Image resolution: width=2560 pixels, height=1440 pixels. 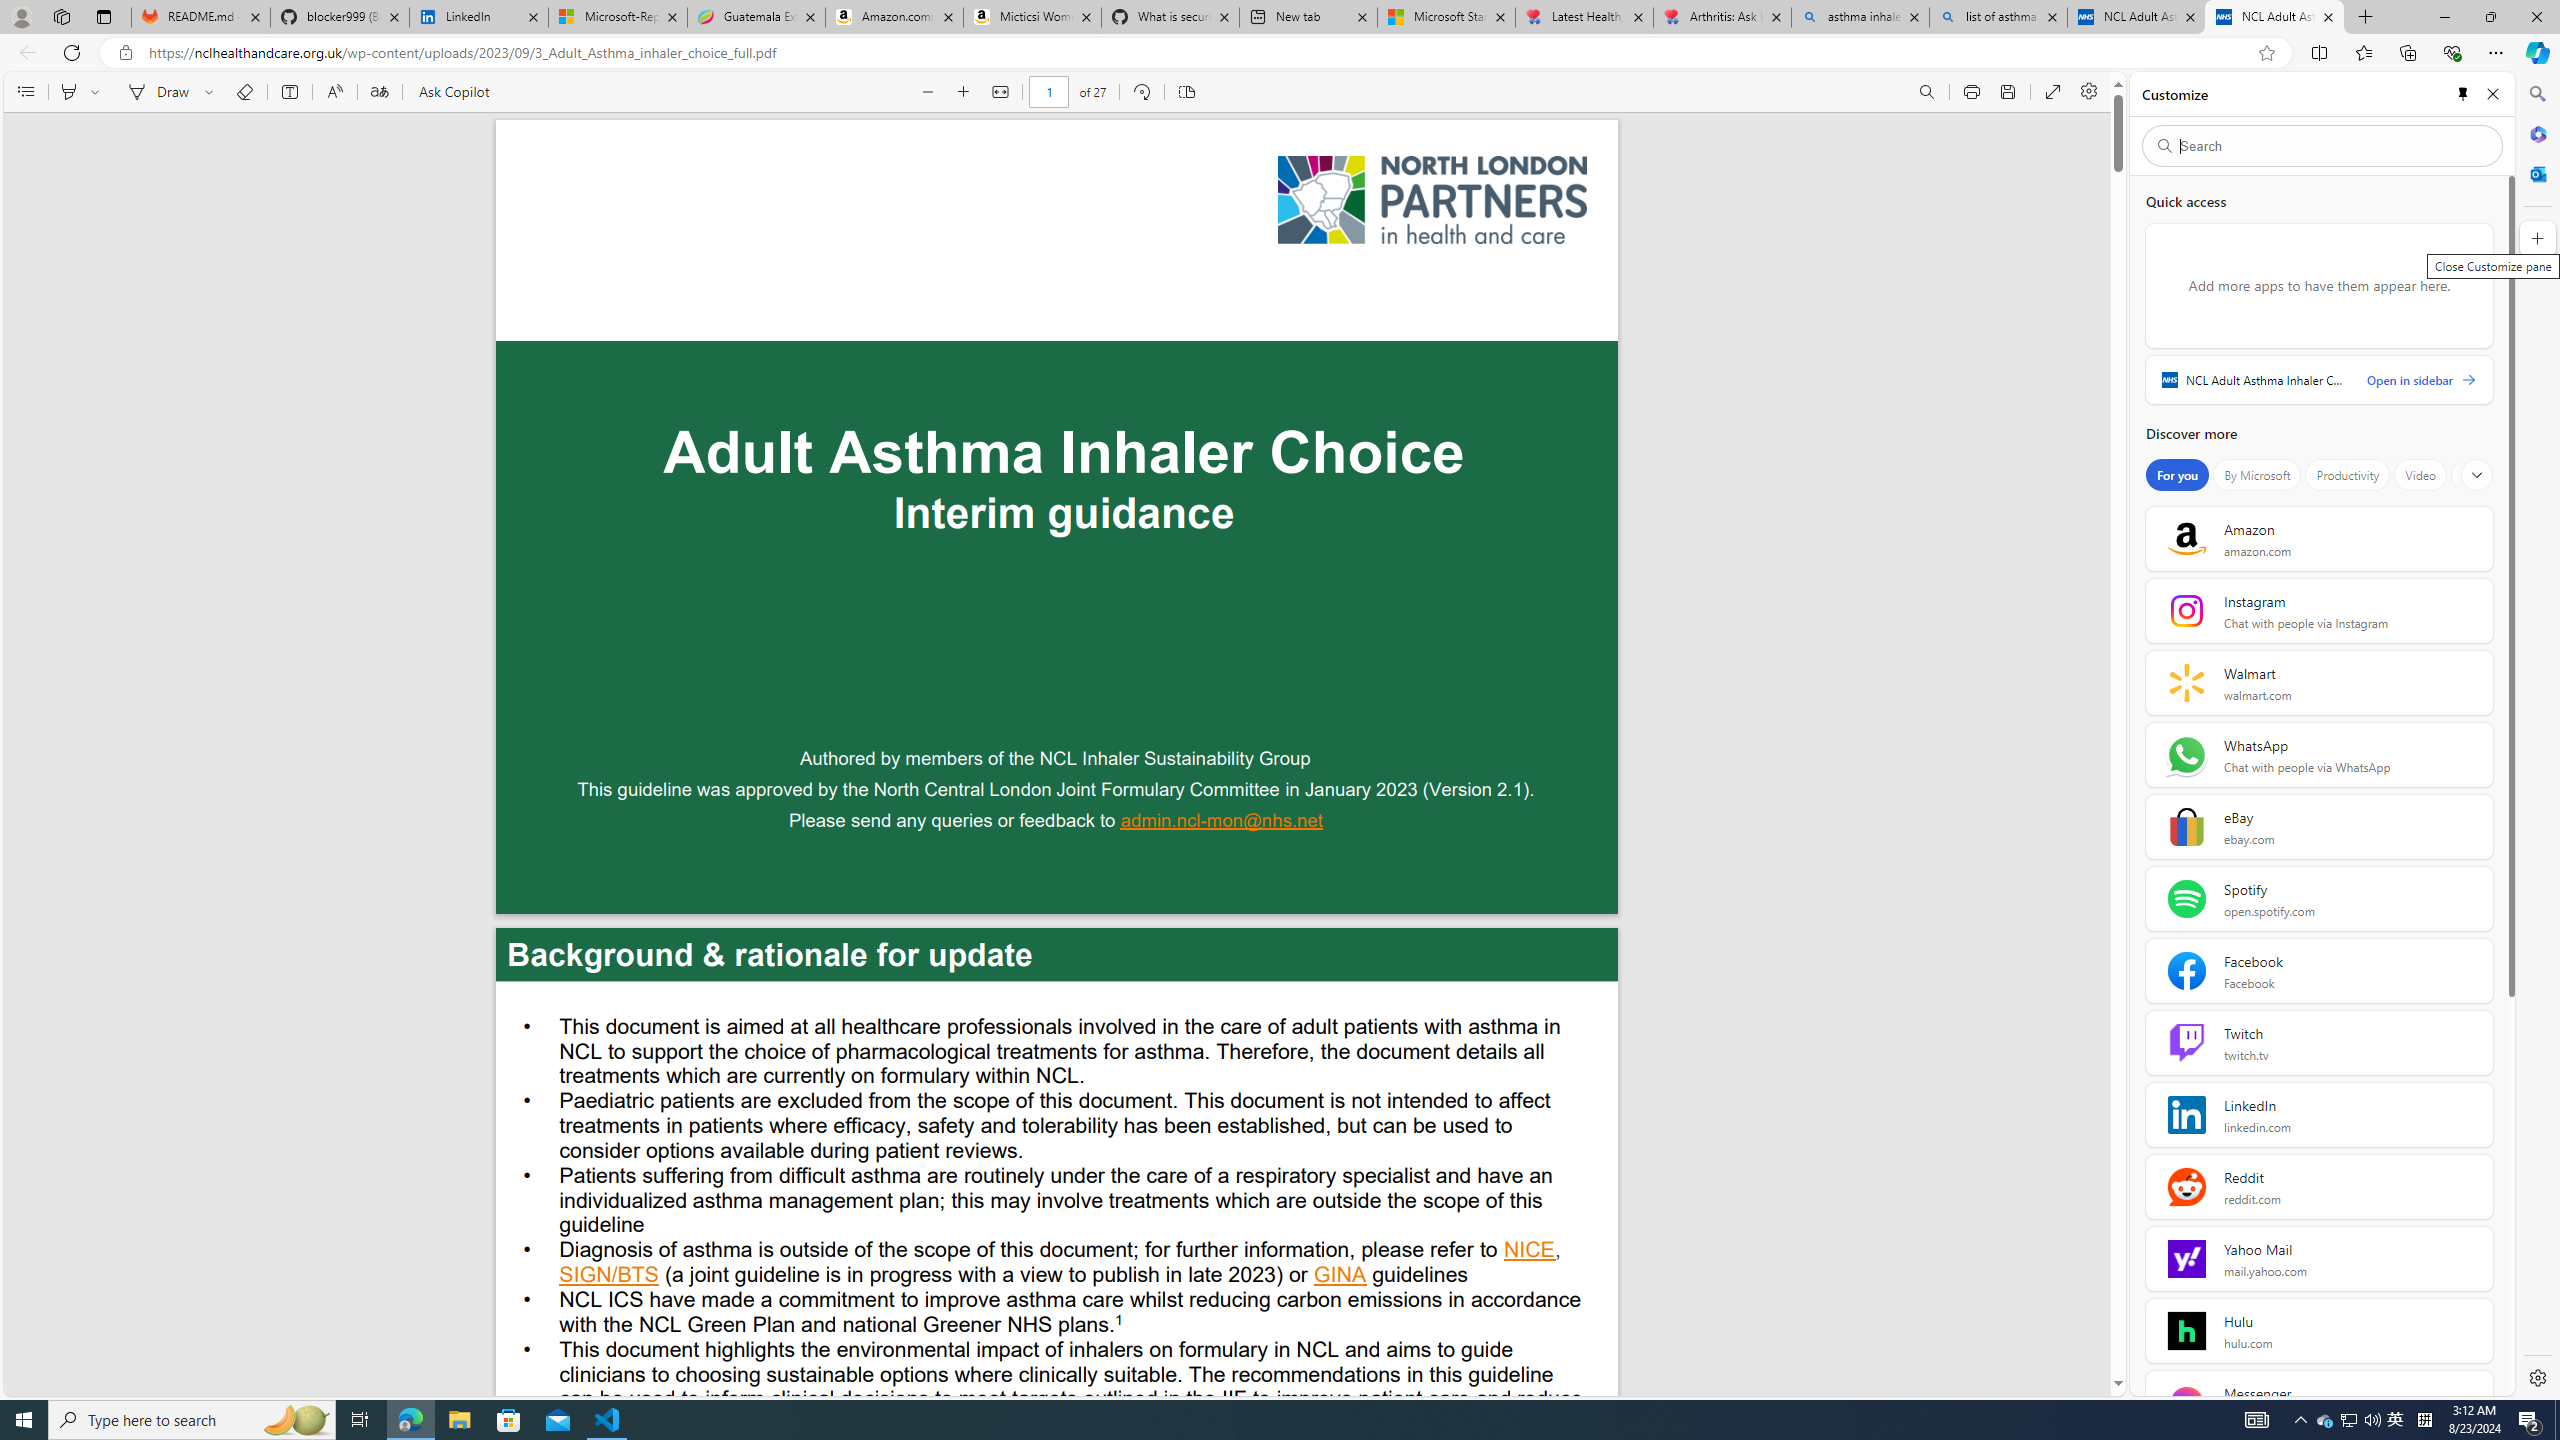 I want to click on 'Select ink properties', so click(x=211, y=91).